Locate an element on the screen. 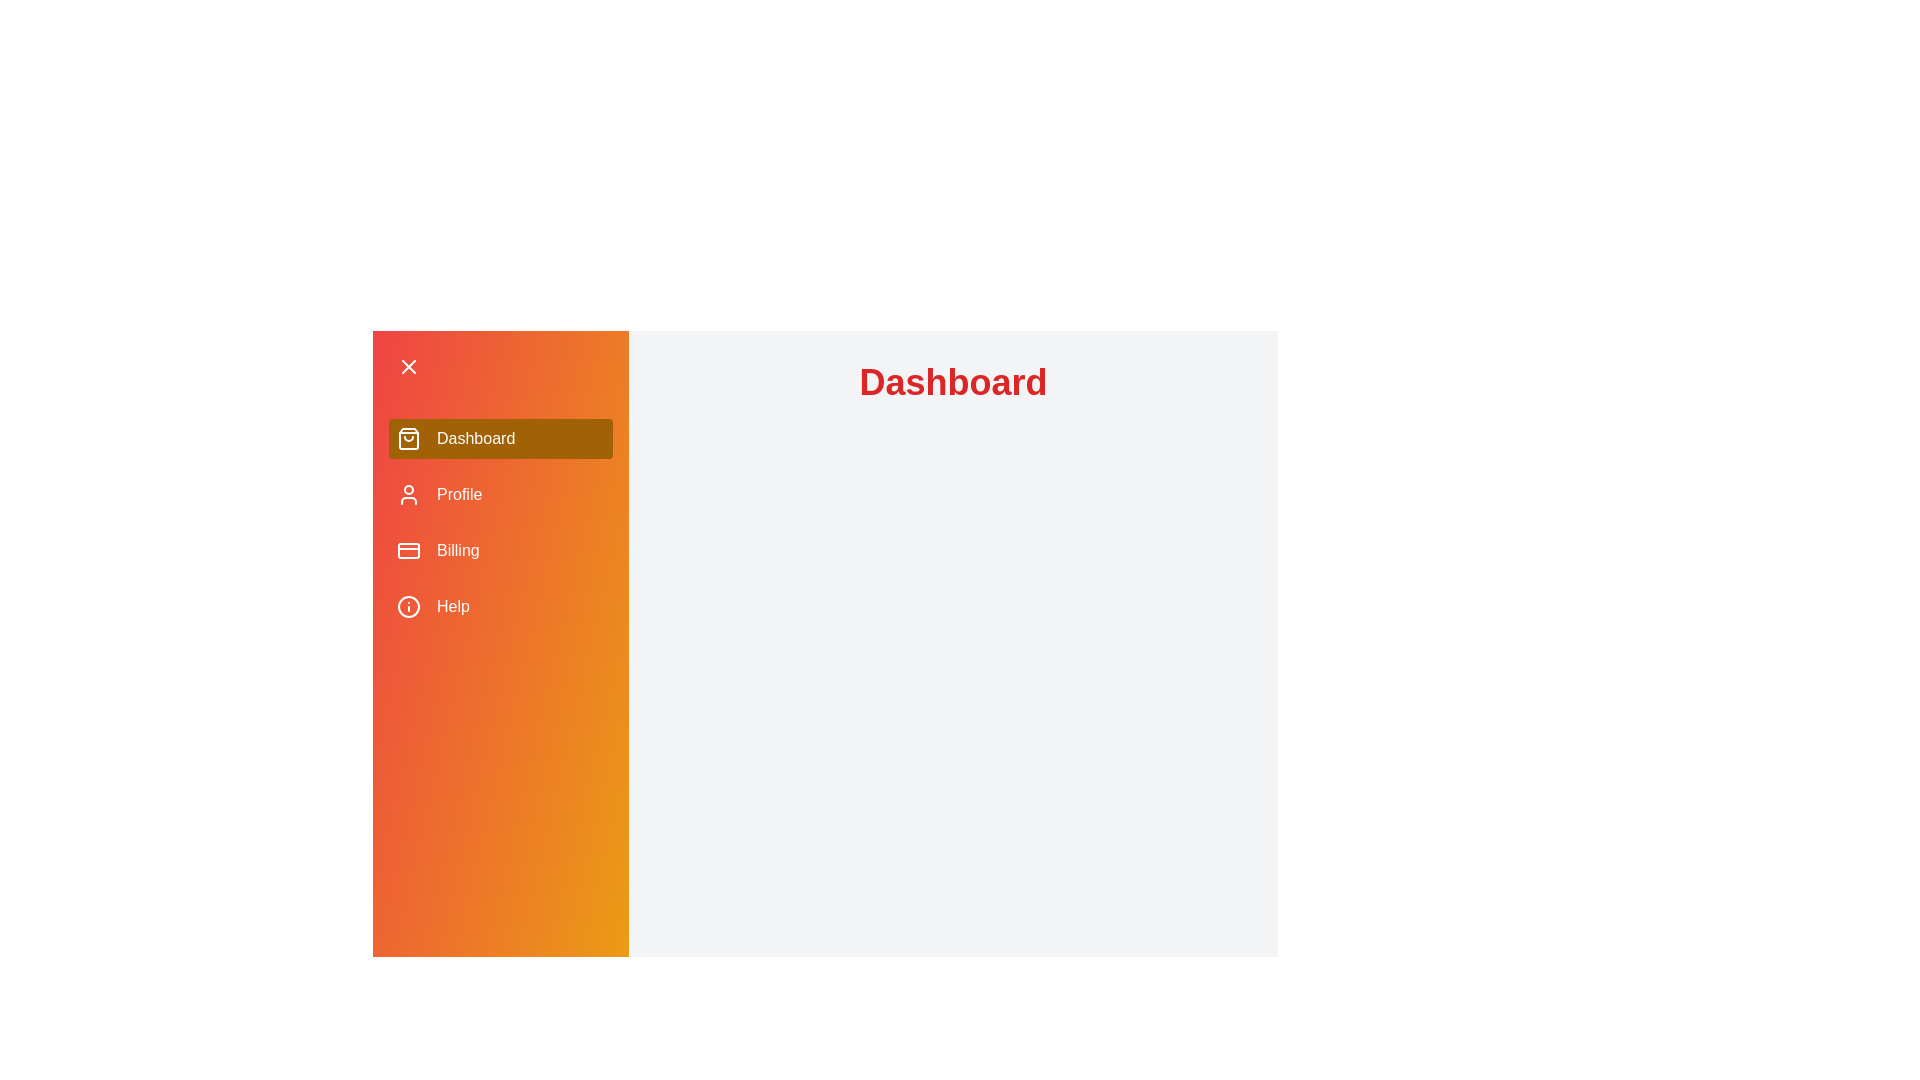 The height and width of the screenshot is (1080, 1920). the menu item Dashboard to navigate to the corresponding section is located at coordinates (500, 438).